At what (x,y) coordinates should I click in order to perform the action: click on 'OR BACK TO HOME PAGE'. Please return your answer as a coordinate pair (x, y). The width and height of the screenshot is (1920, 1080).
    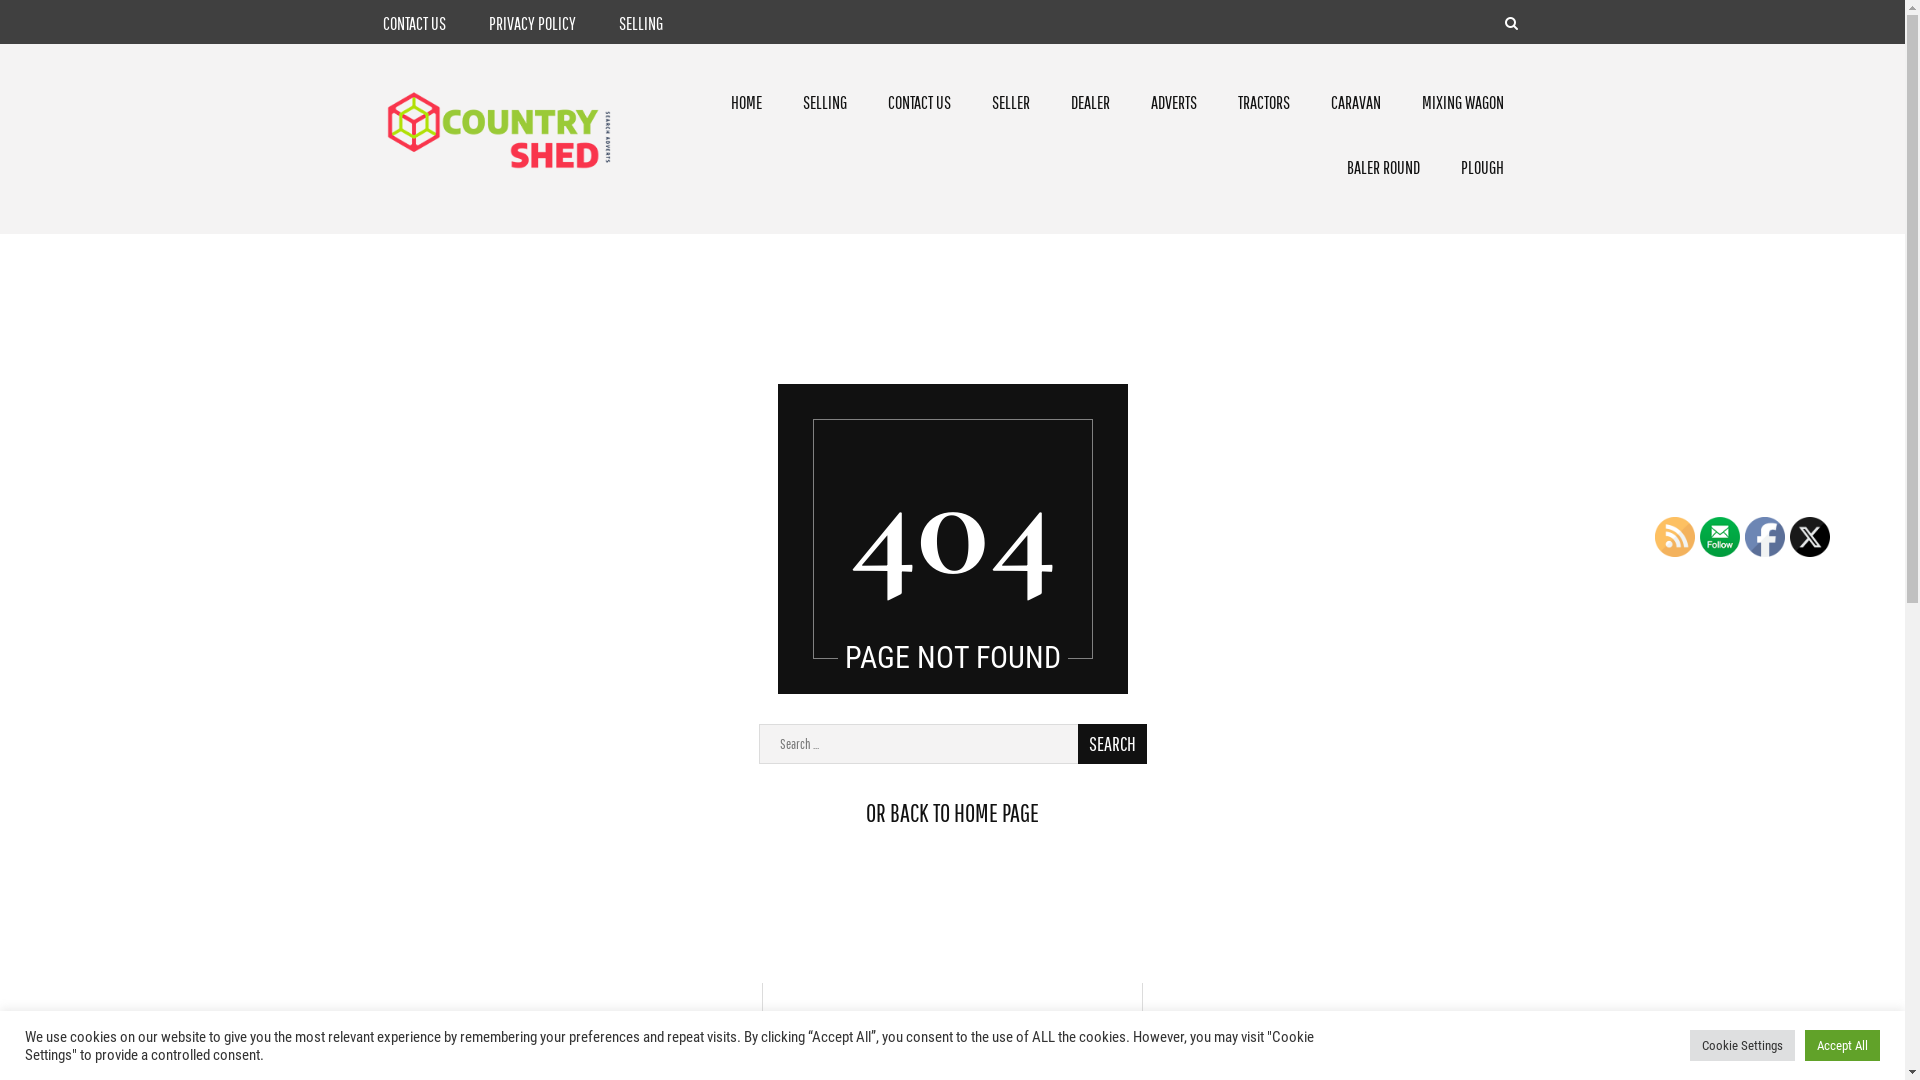
    Looking at the image, I should click on (951, 812).